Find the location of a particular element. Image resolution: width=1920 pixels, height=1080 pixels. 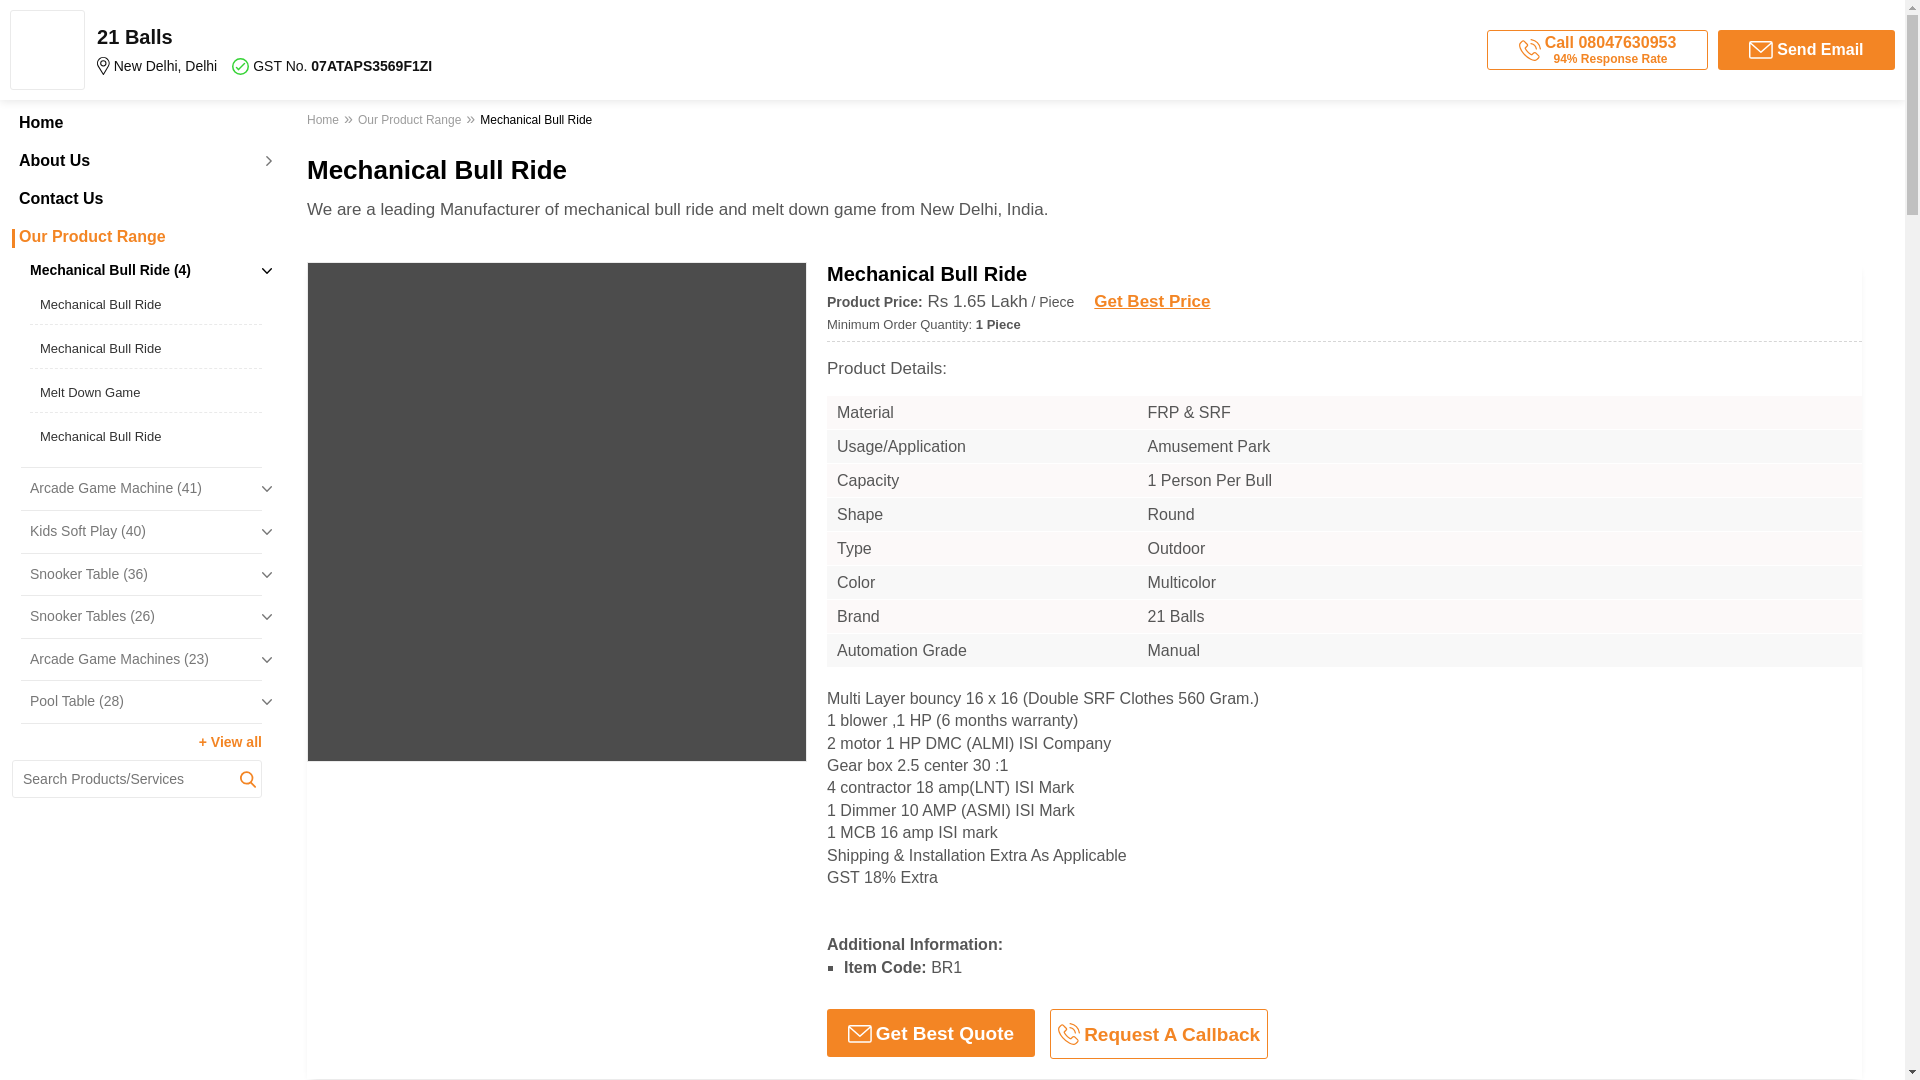

'Contact Us' is located at coordinates (136, 199).